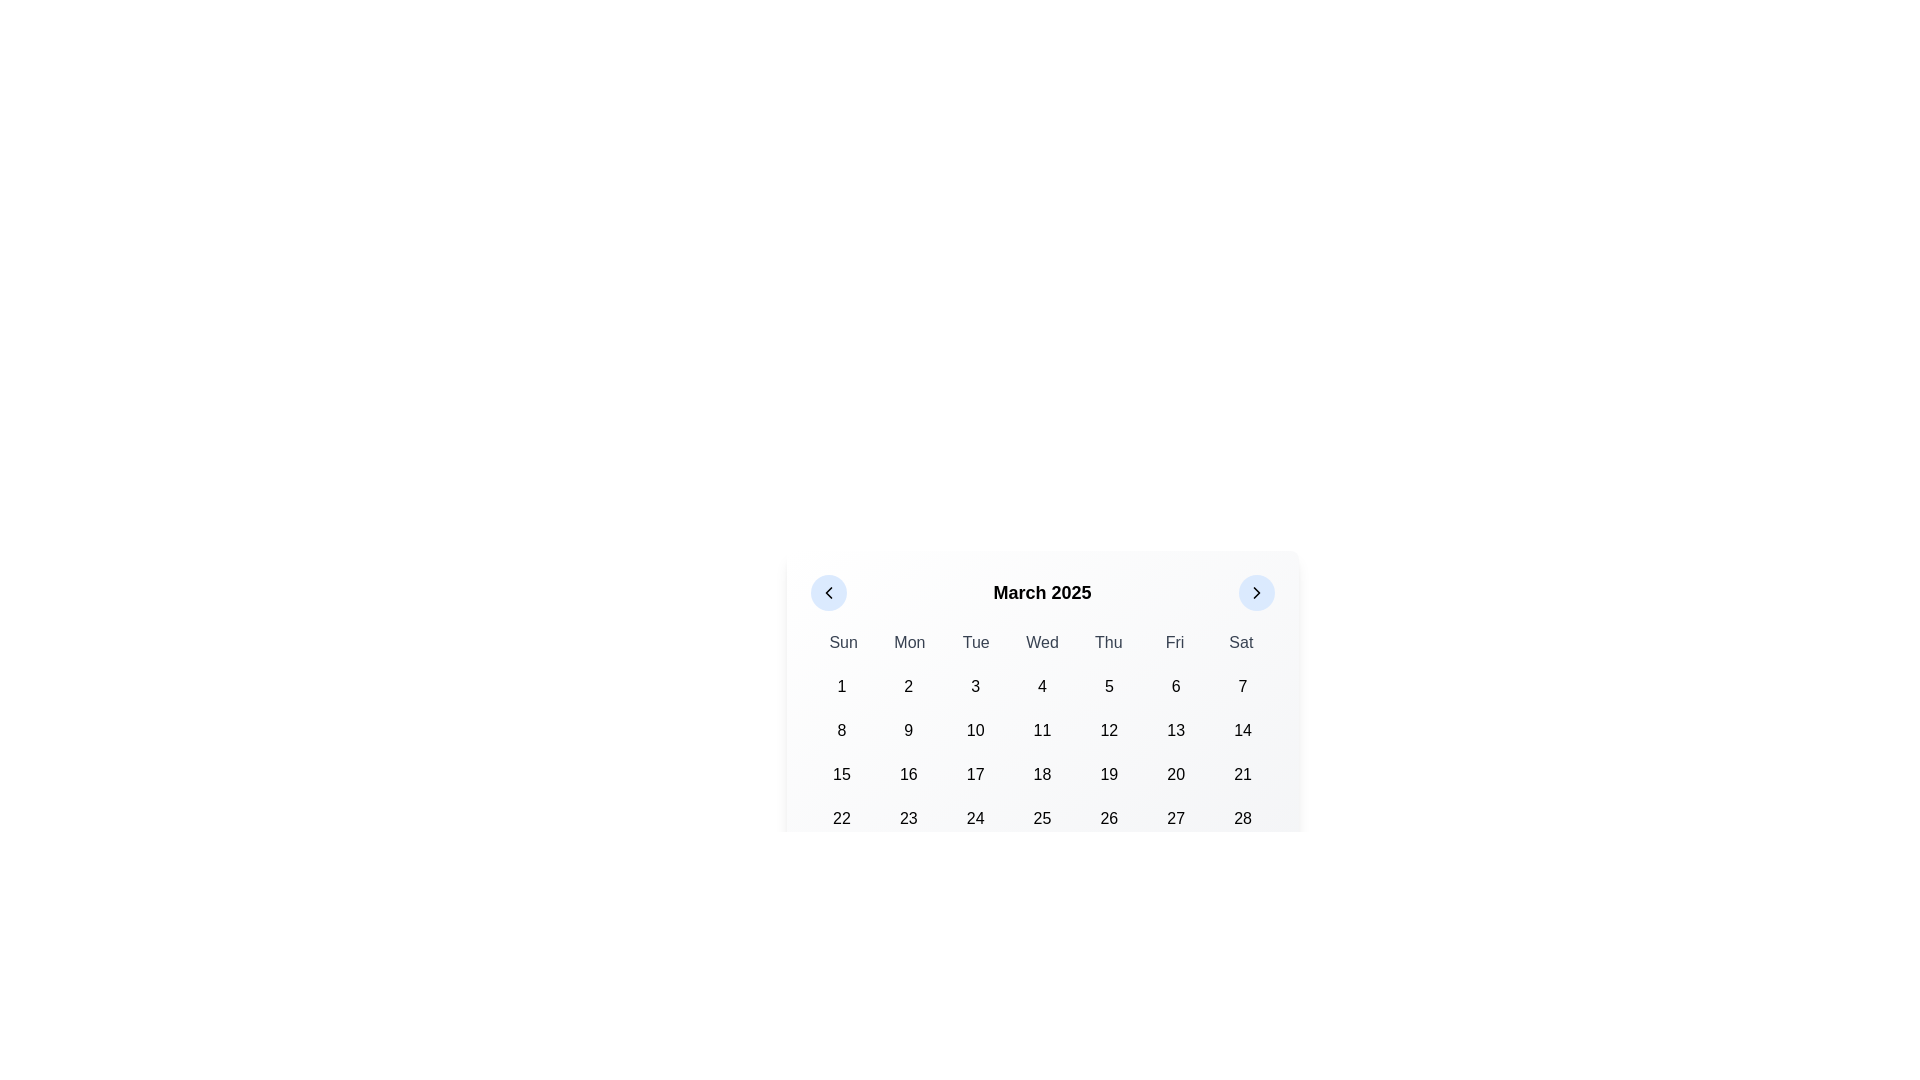 The width and height of the screenshot is (1920, 1080). I want to click on the button representing the 18th day in the calendar interface, so click(1041, 774).